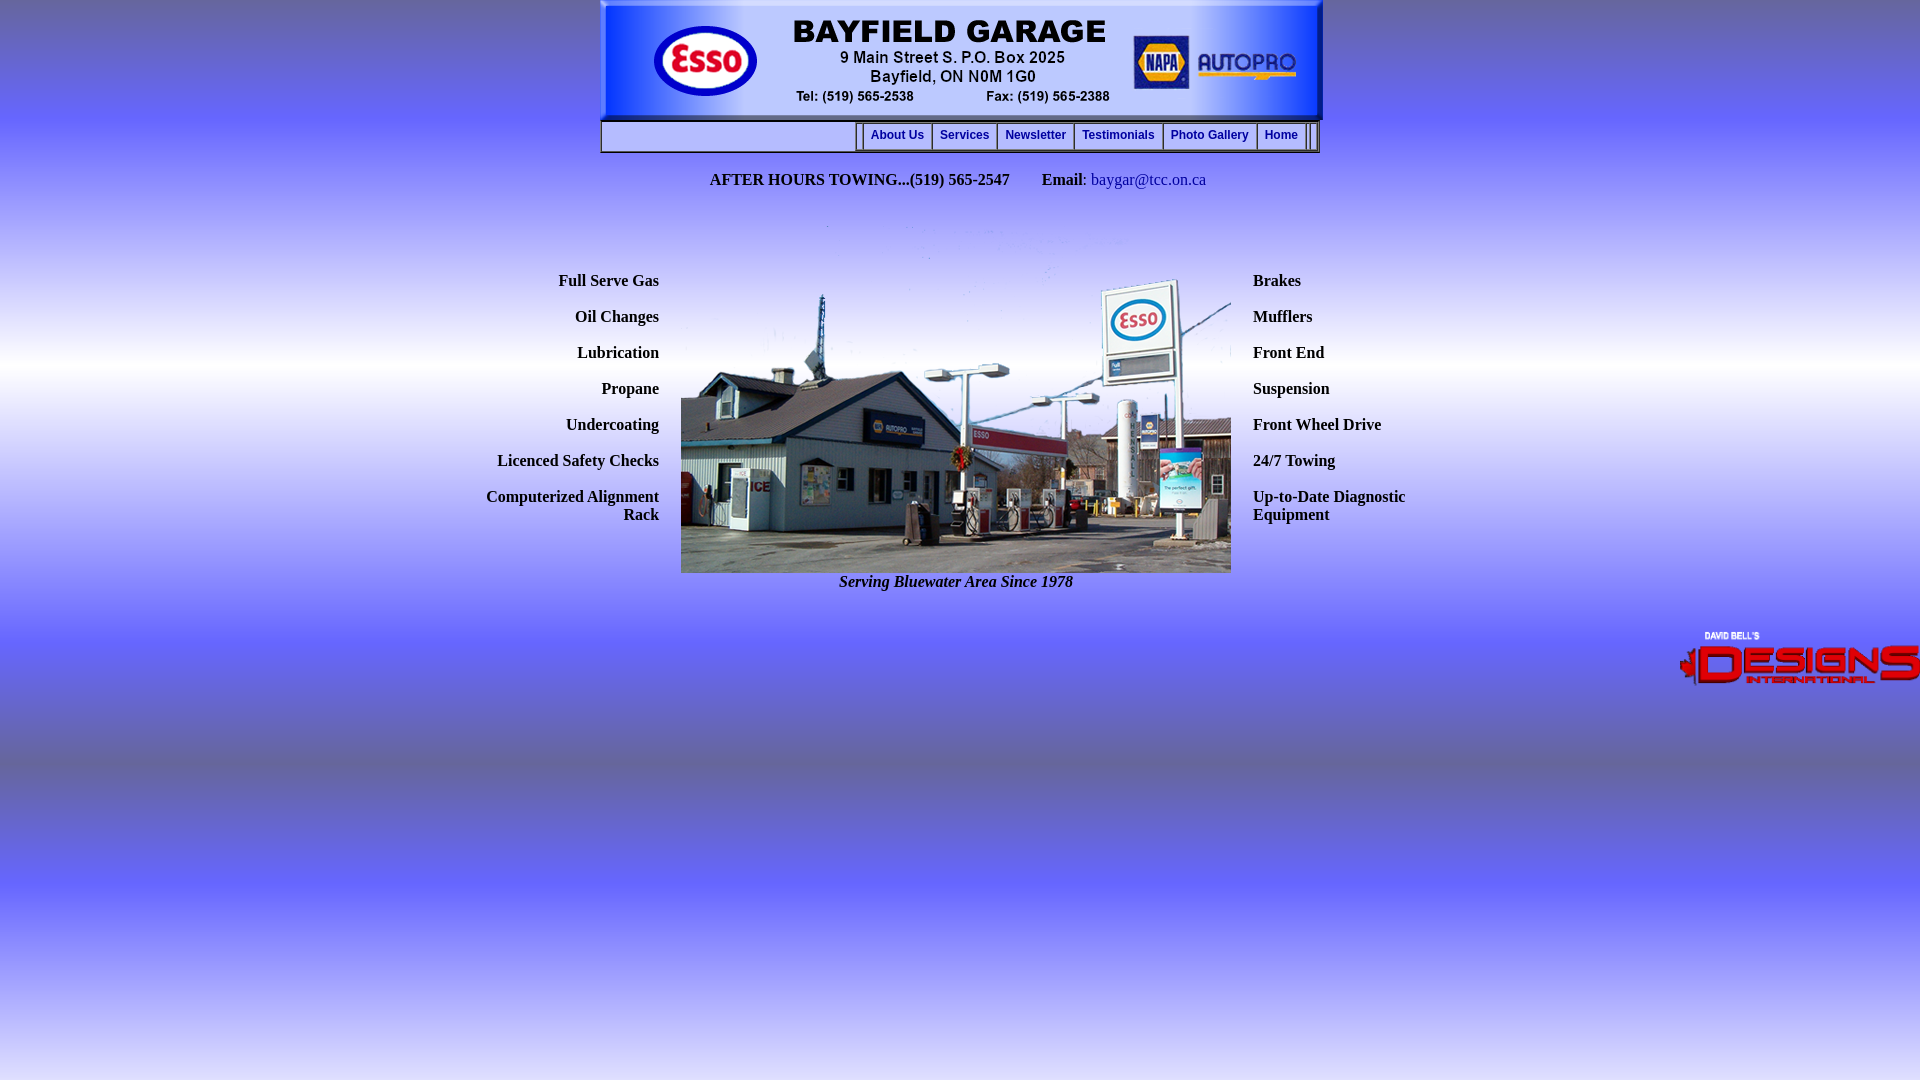 This screenshot has height=1080, width=1920. What do you see at coordinates (1148, 178) in the screenshot?
I see `'baygar@tcc.on.ca'` at bounding box center [1148, 178].